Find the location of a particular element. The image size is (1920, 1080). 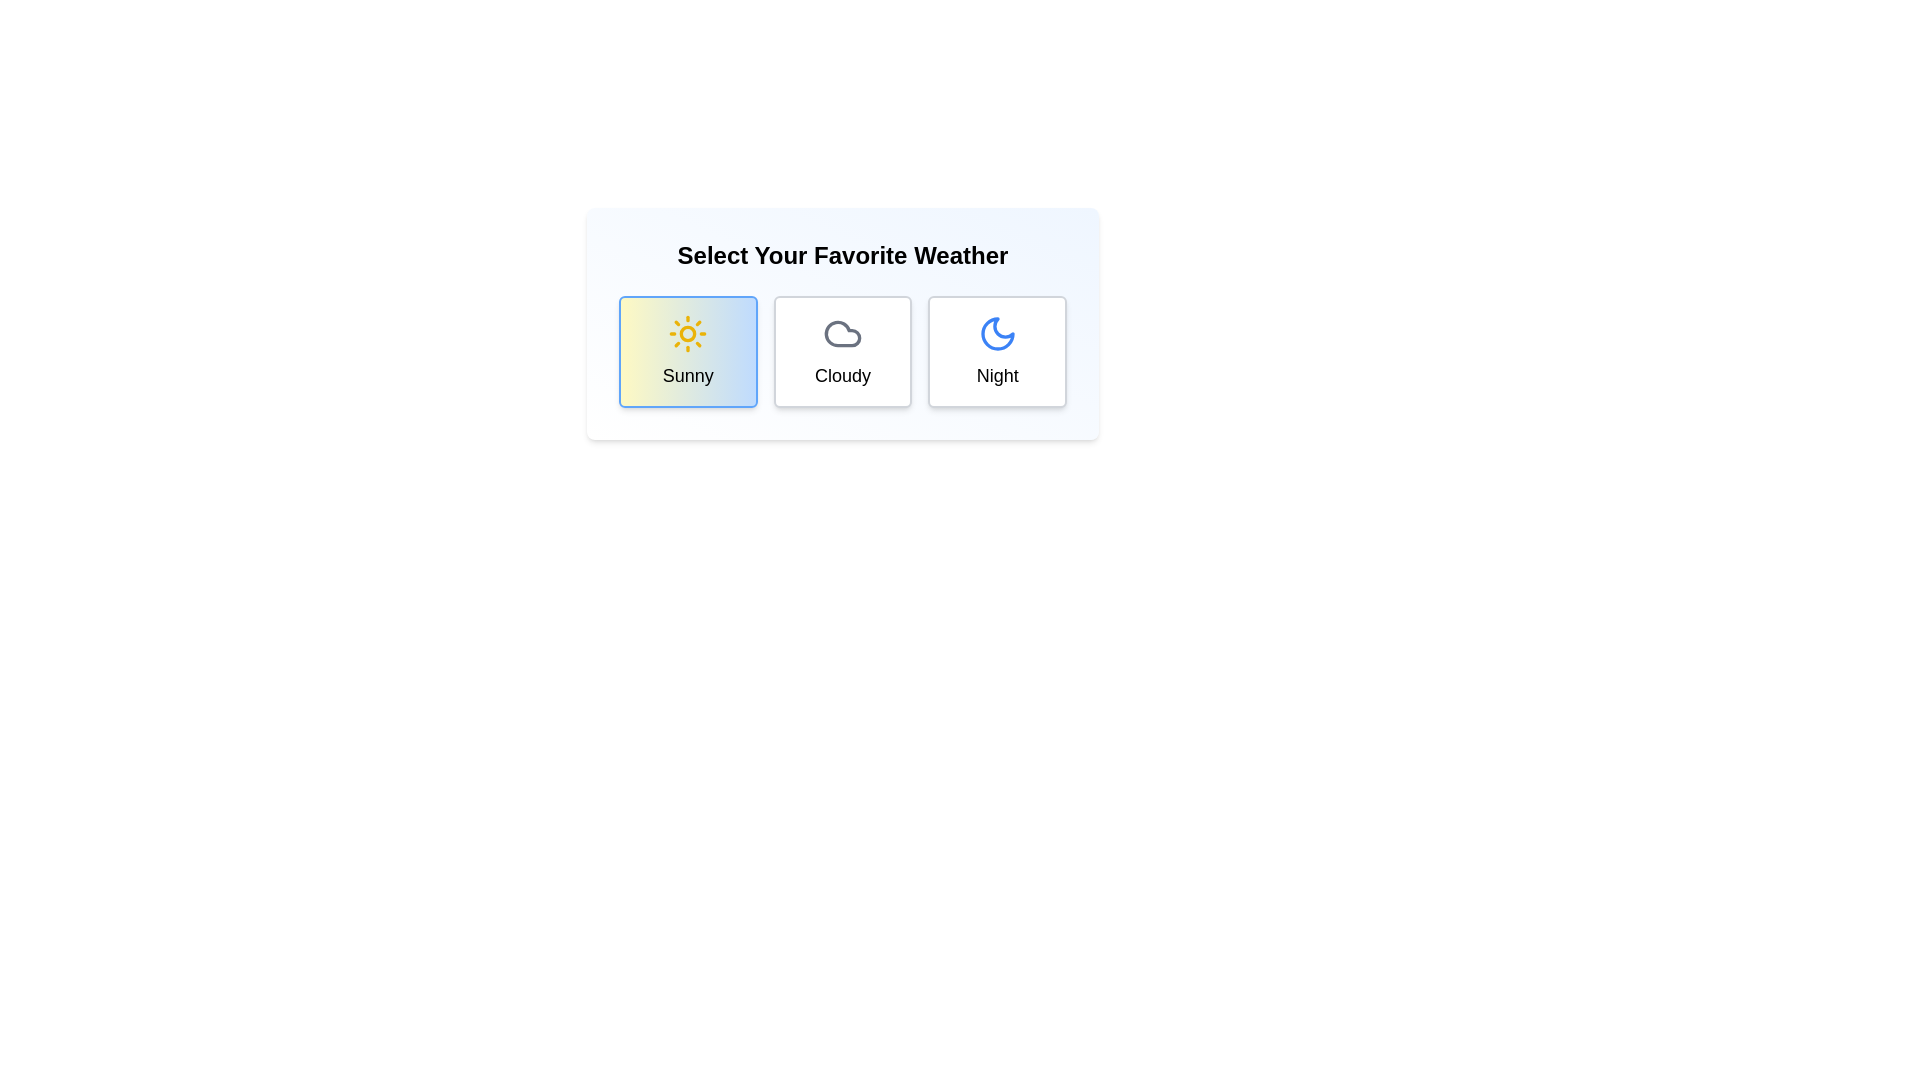

the 'Night' text label, which is styled with a medium font size and center alignment is located at coordinates (997, 375).